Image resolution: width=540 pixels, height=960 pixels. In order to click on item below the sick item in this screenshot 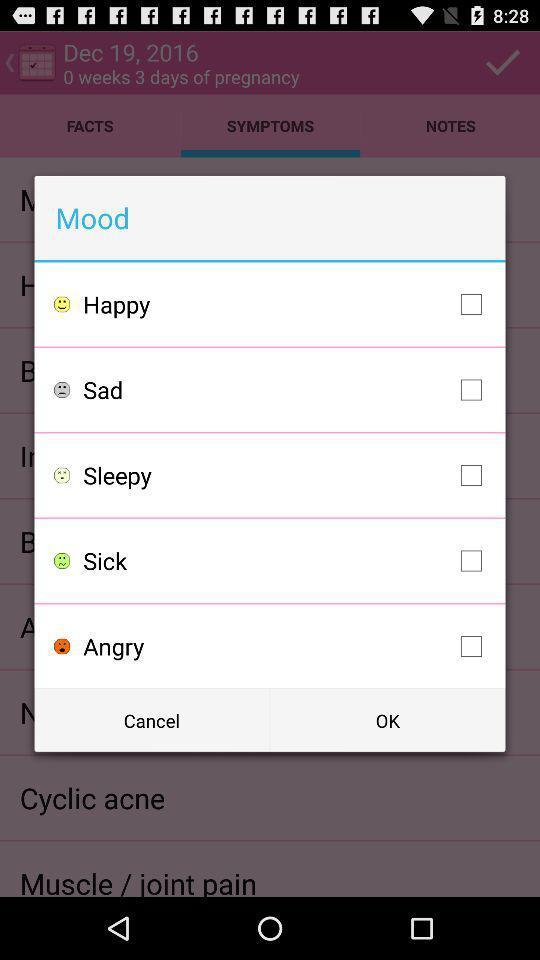, I will do `click(286, 645)`.